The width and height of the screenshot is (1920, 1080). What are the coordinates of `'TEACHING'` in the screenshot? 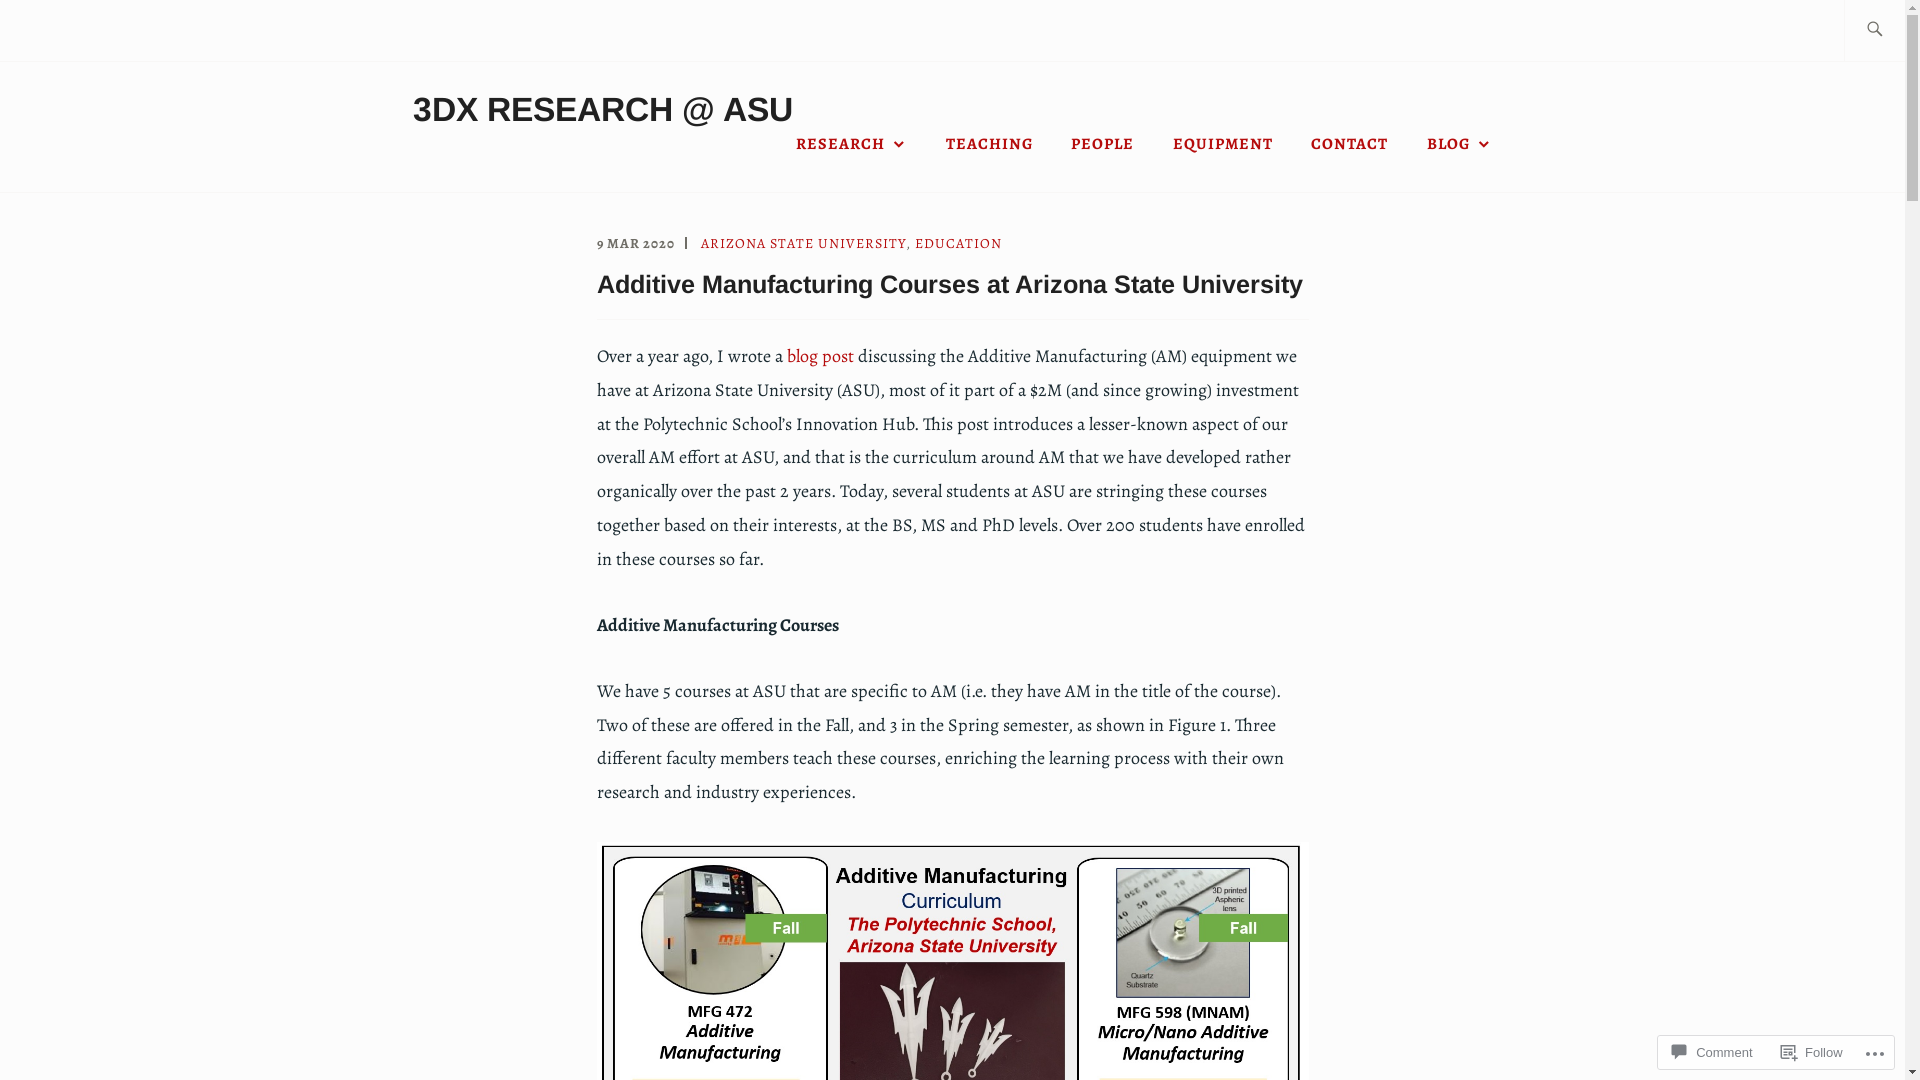 It's located at (989, 142).